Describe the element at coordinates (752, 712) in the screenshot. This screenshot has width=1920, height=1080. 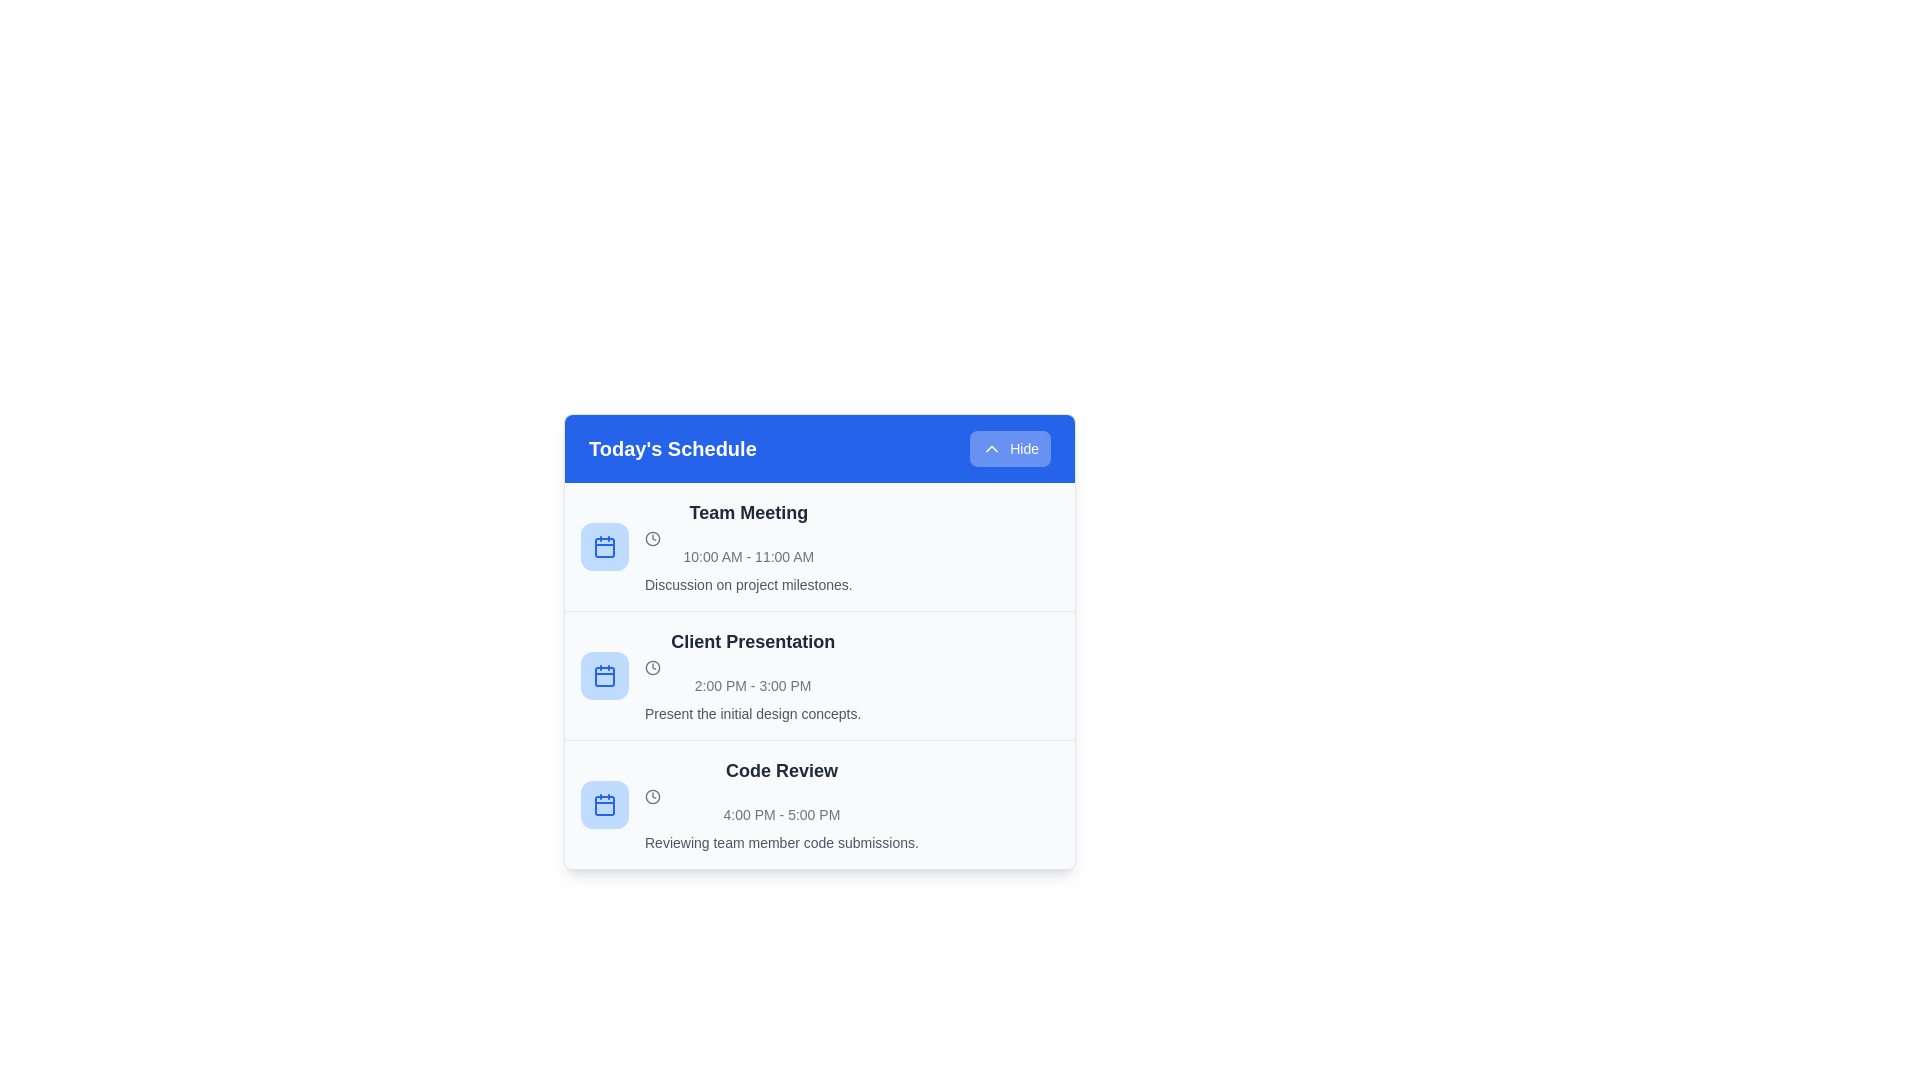
I see `the text snippet displaying the phrase "Present the initial design concepts." located below the time range text within the card labeled "Client Presentation."` at that location.